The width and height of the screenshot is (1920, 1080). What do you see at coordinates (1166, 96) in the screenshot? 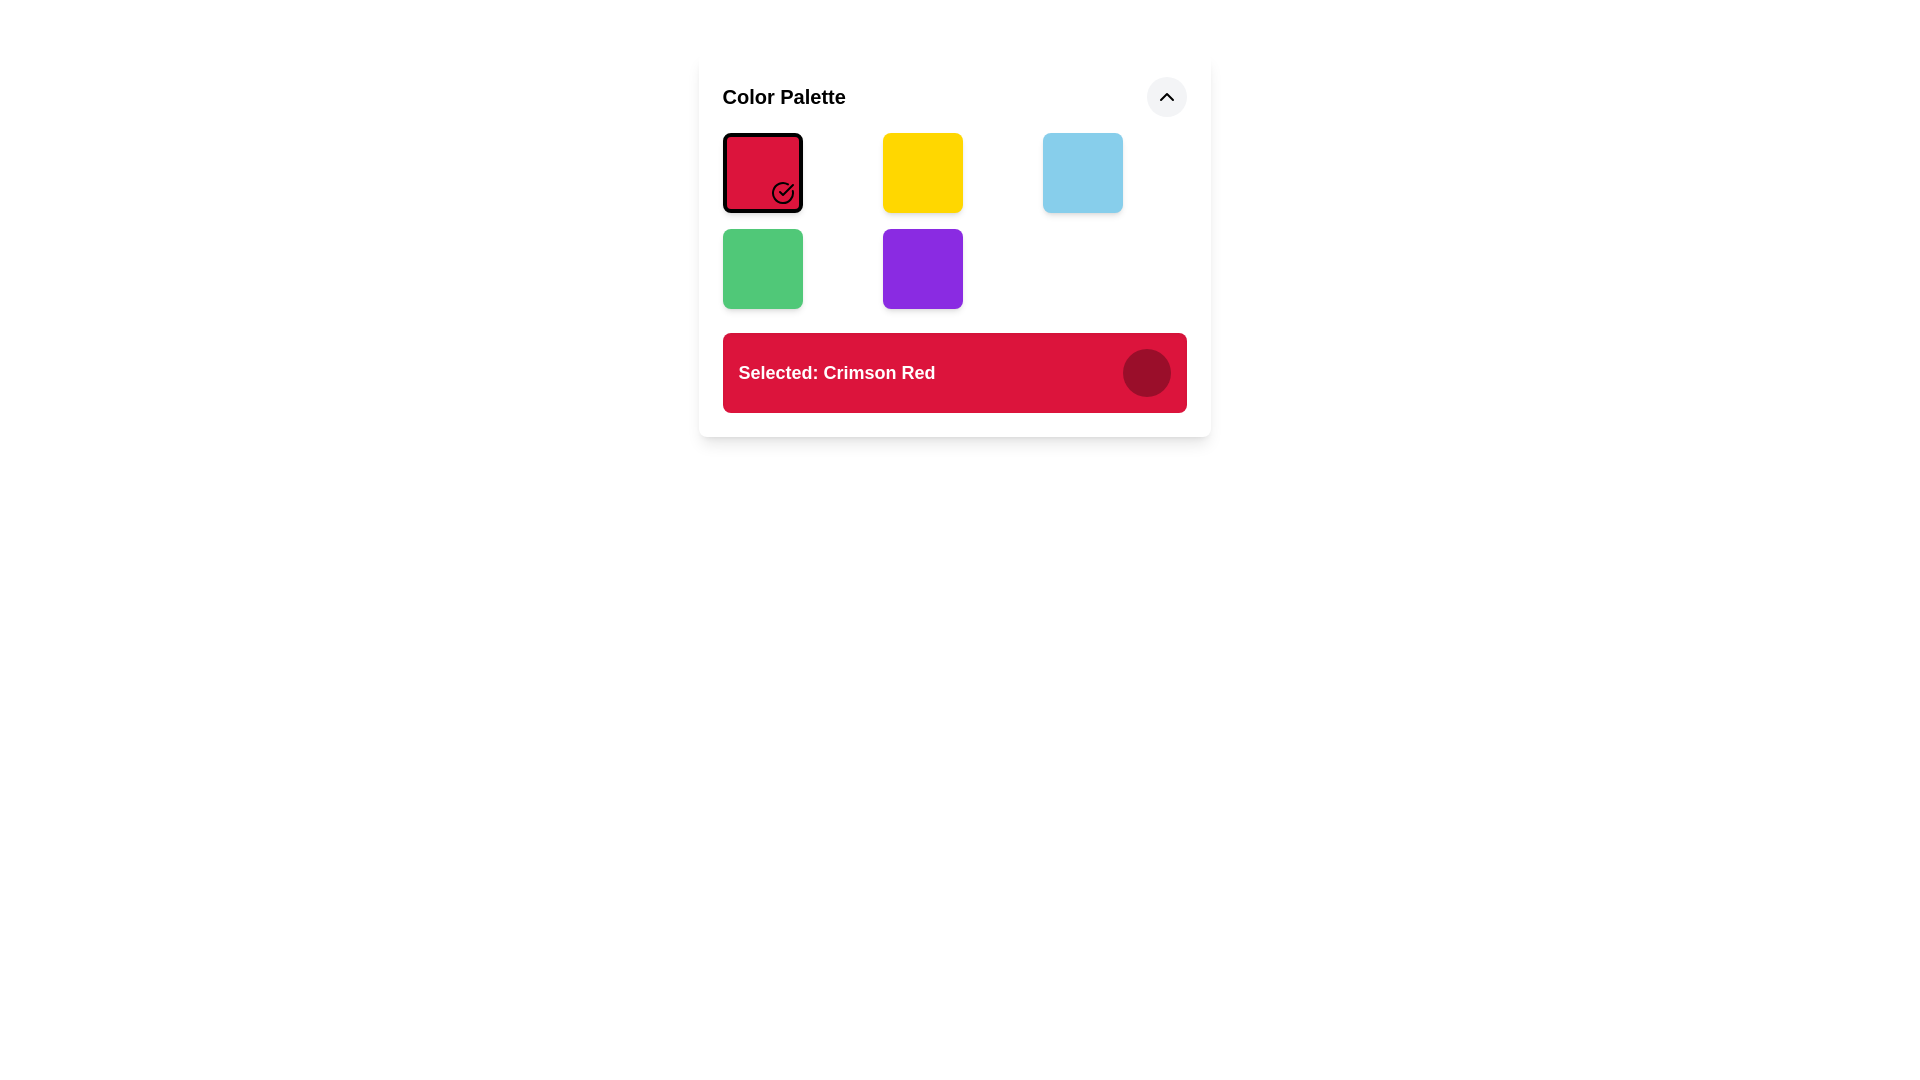
I see `the circular button with a light gray background and black upward-pointing chevron icon located at the top-right corner of the 'Color Palette' section` at bounding box center [1166, 96].